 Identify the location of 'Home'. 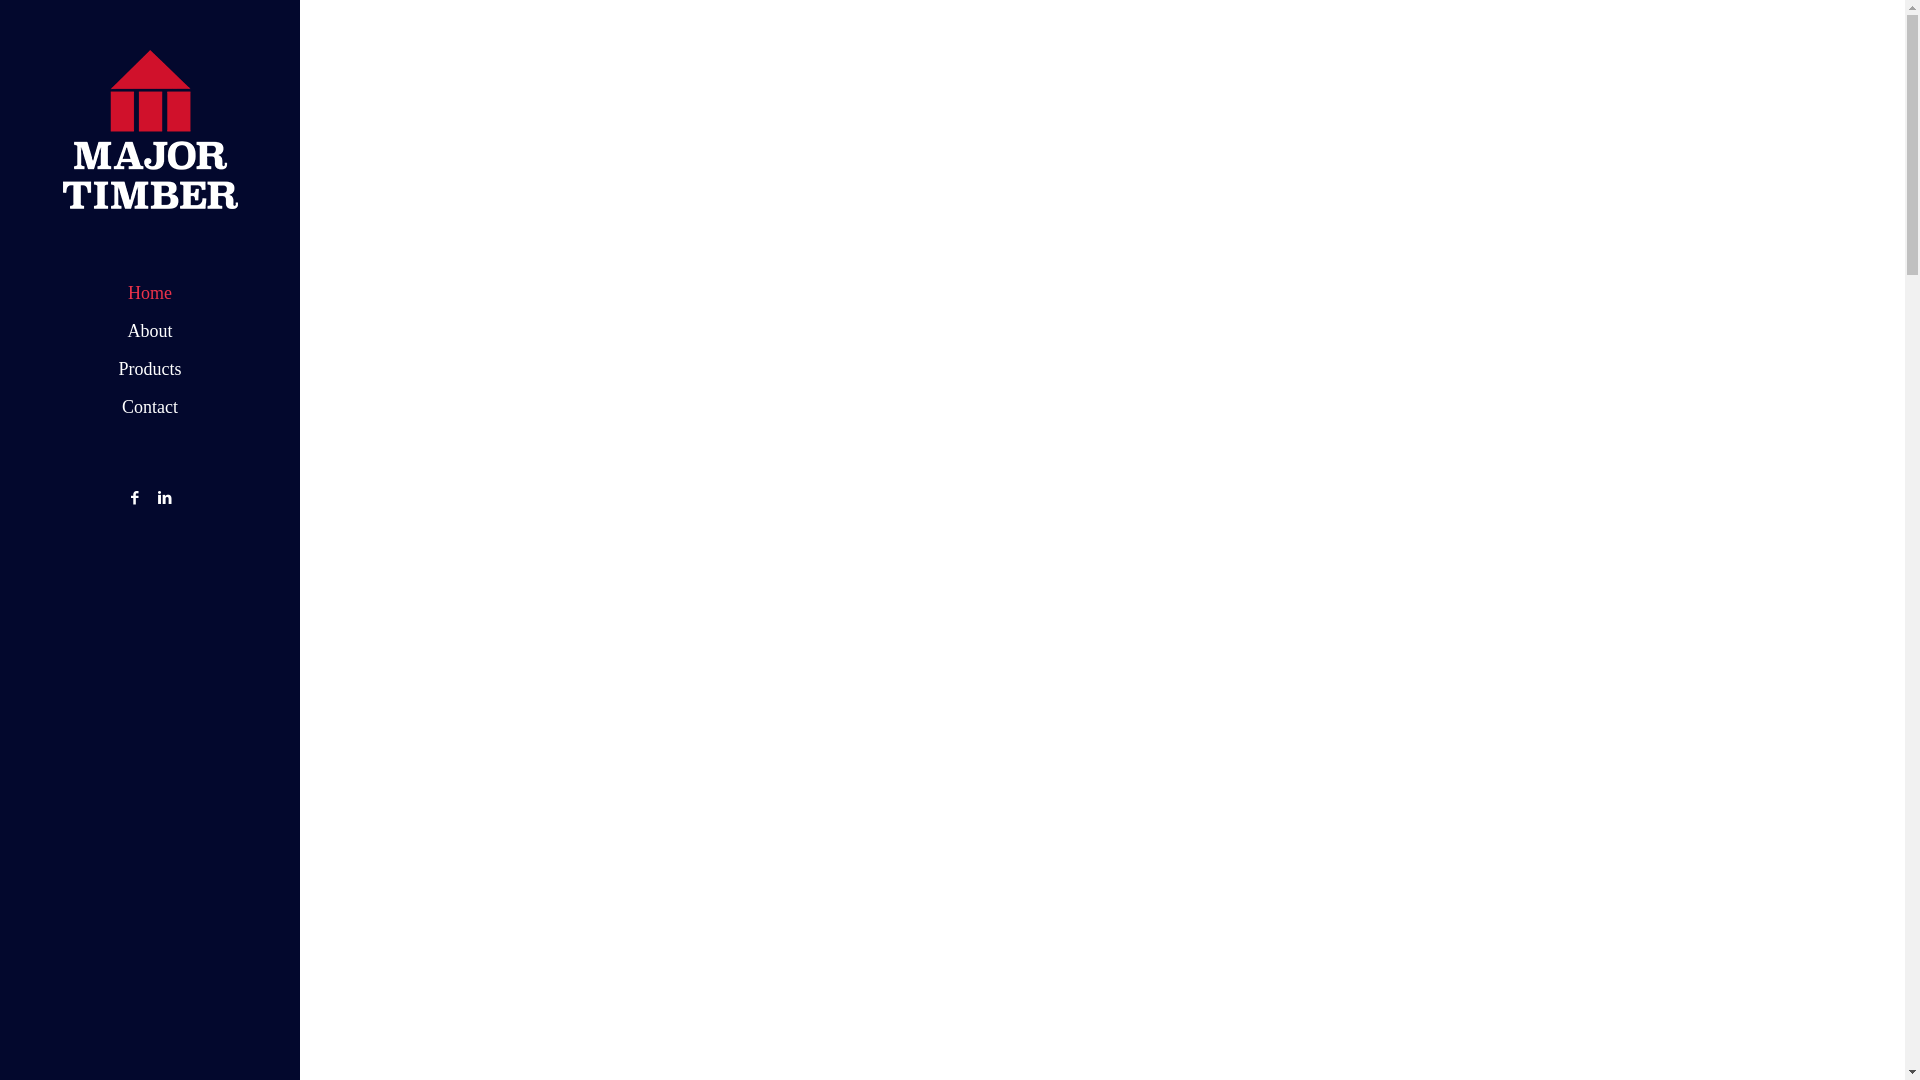
(148, 293).